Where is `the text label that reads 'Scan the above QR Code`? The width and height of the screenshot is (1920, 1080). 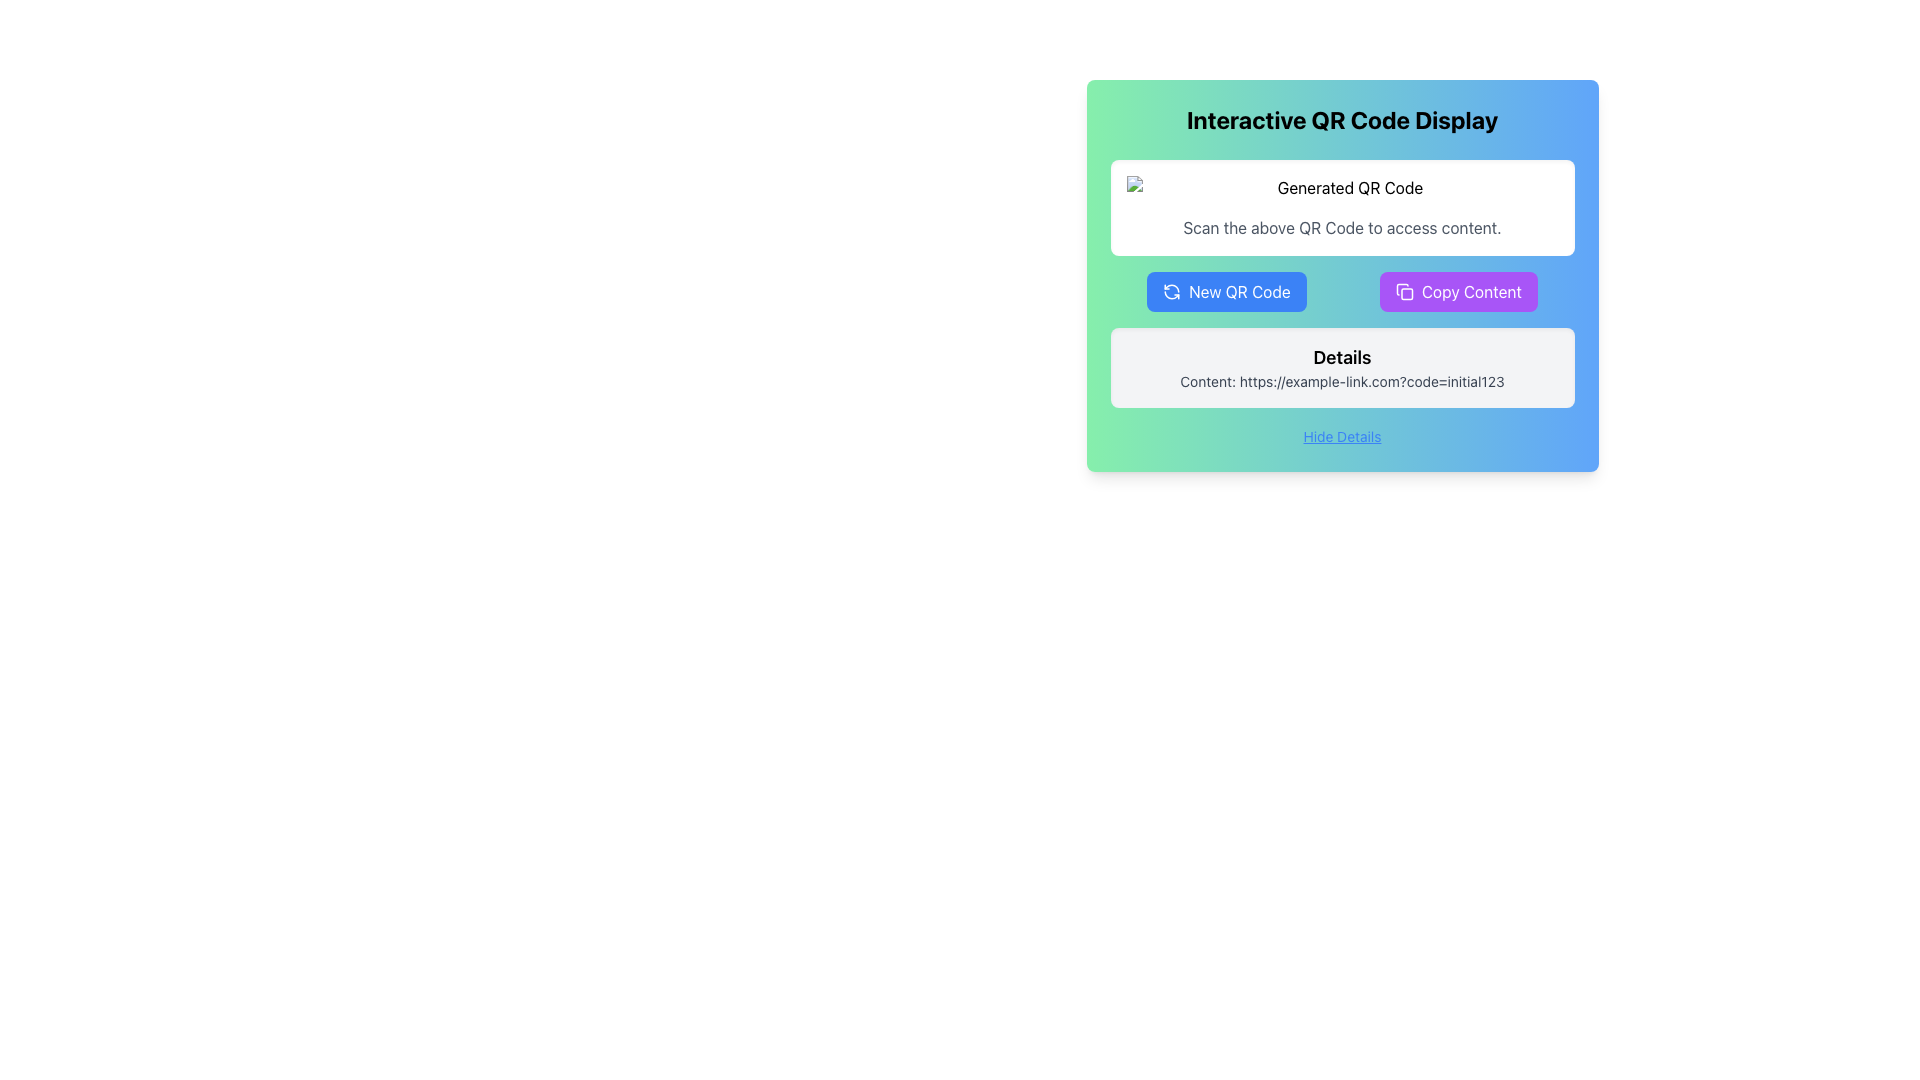
the text label that reads 'Scan the above QR Code is located at coordinates (1342, 226).